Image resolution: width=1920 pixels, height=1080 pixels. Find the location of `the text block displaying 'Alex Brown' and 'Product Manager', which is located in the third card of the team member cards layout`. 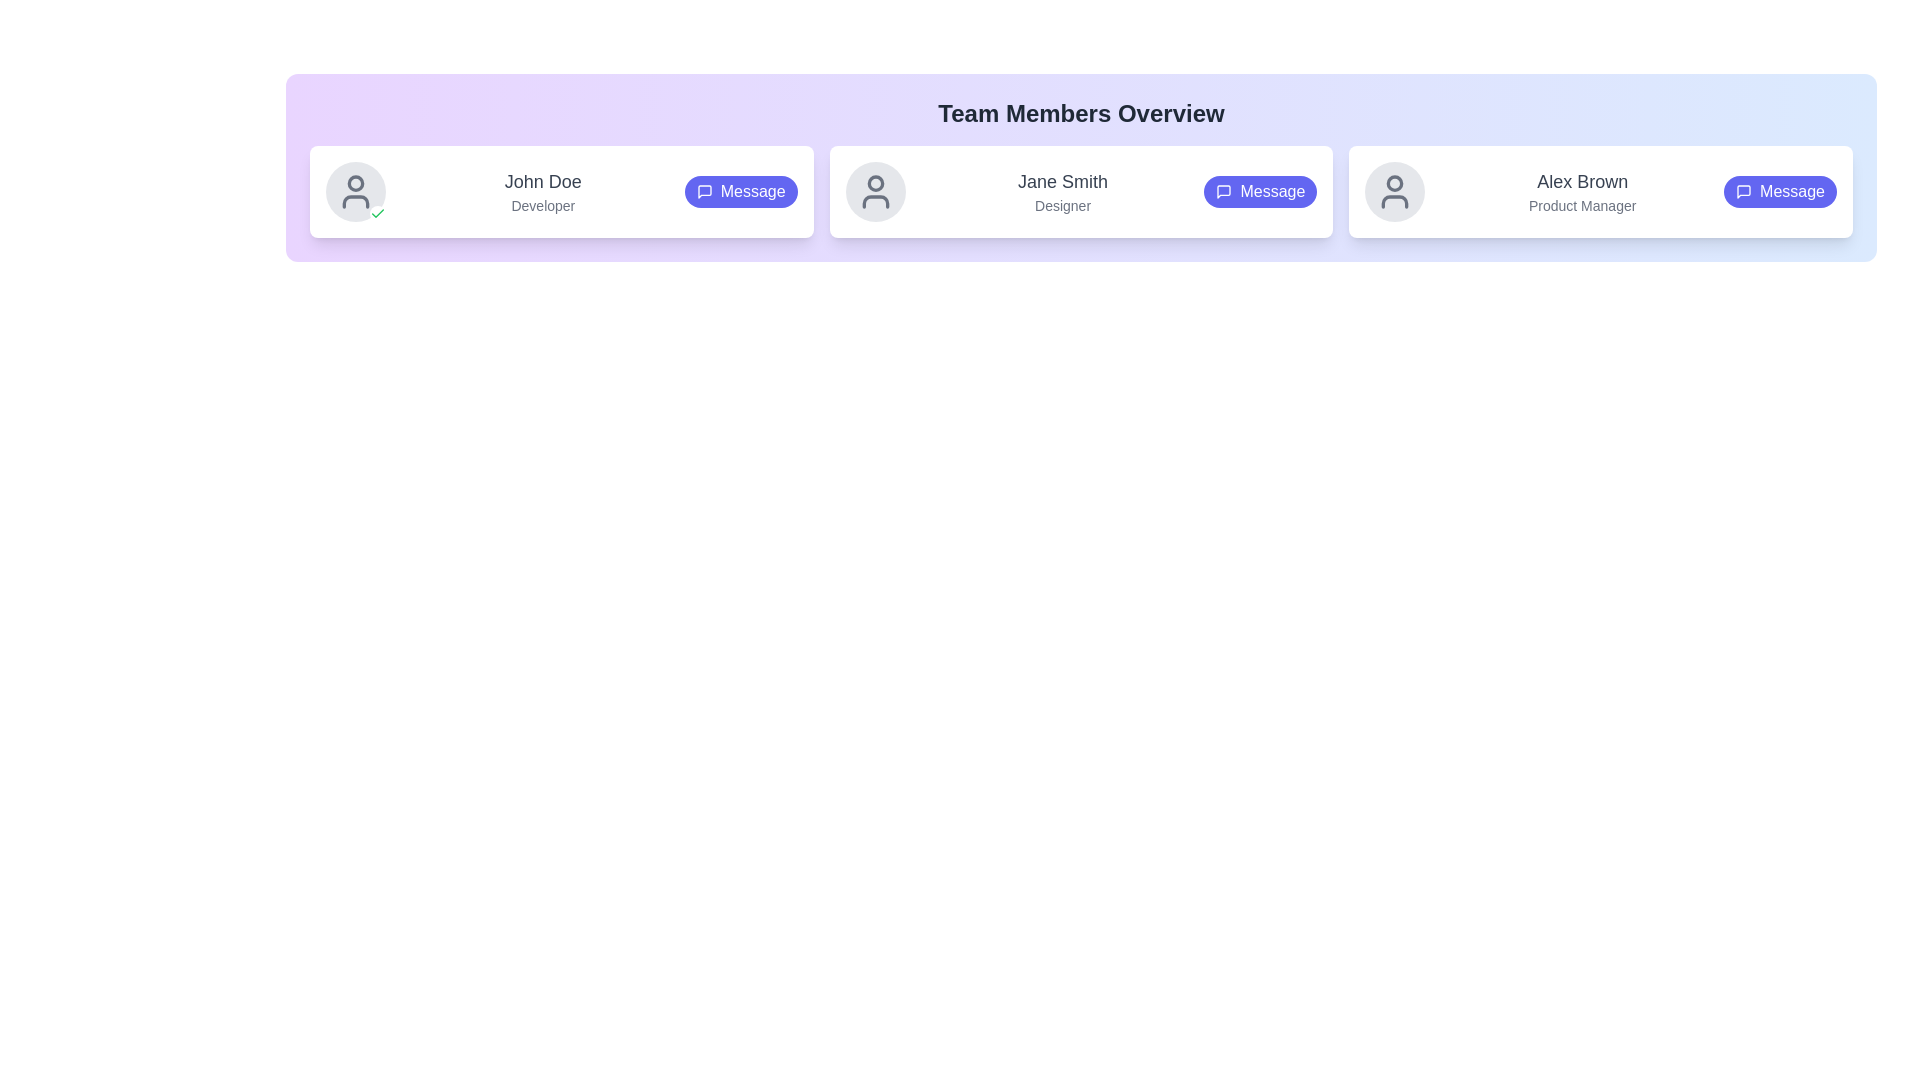

the text block displaying 'Alex Brown' and 'Product Manager', which is located in the third card of the team member cards layout is located at coordinates (1581, 192).